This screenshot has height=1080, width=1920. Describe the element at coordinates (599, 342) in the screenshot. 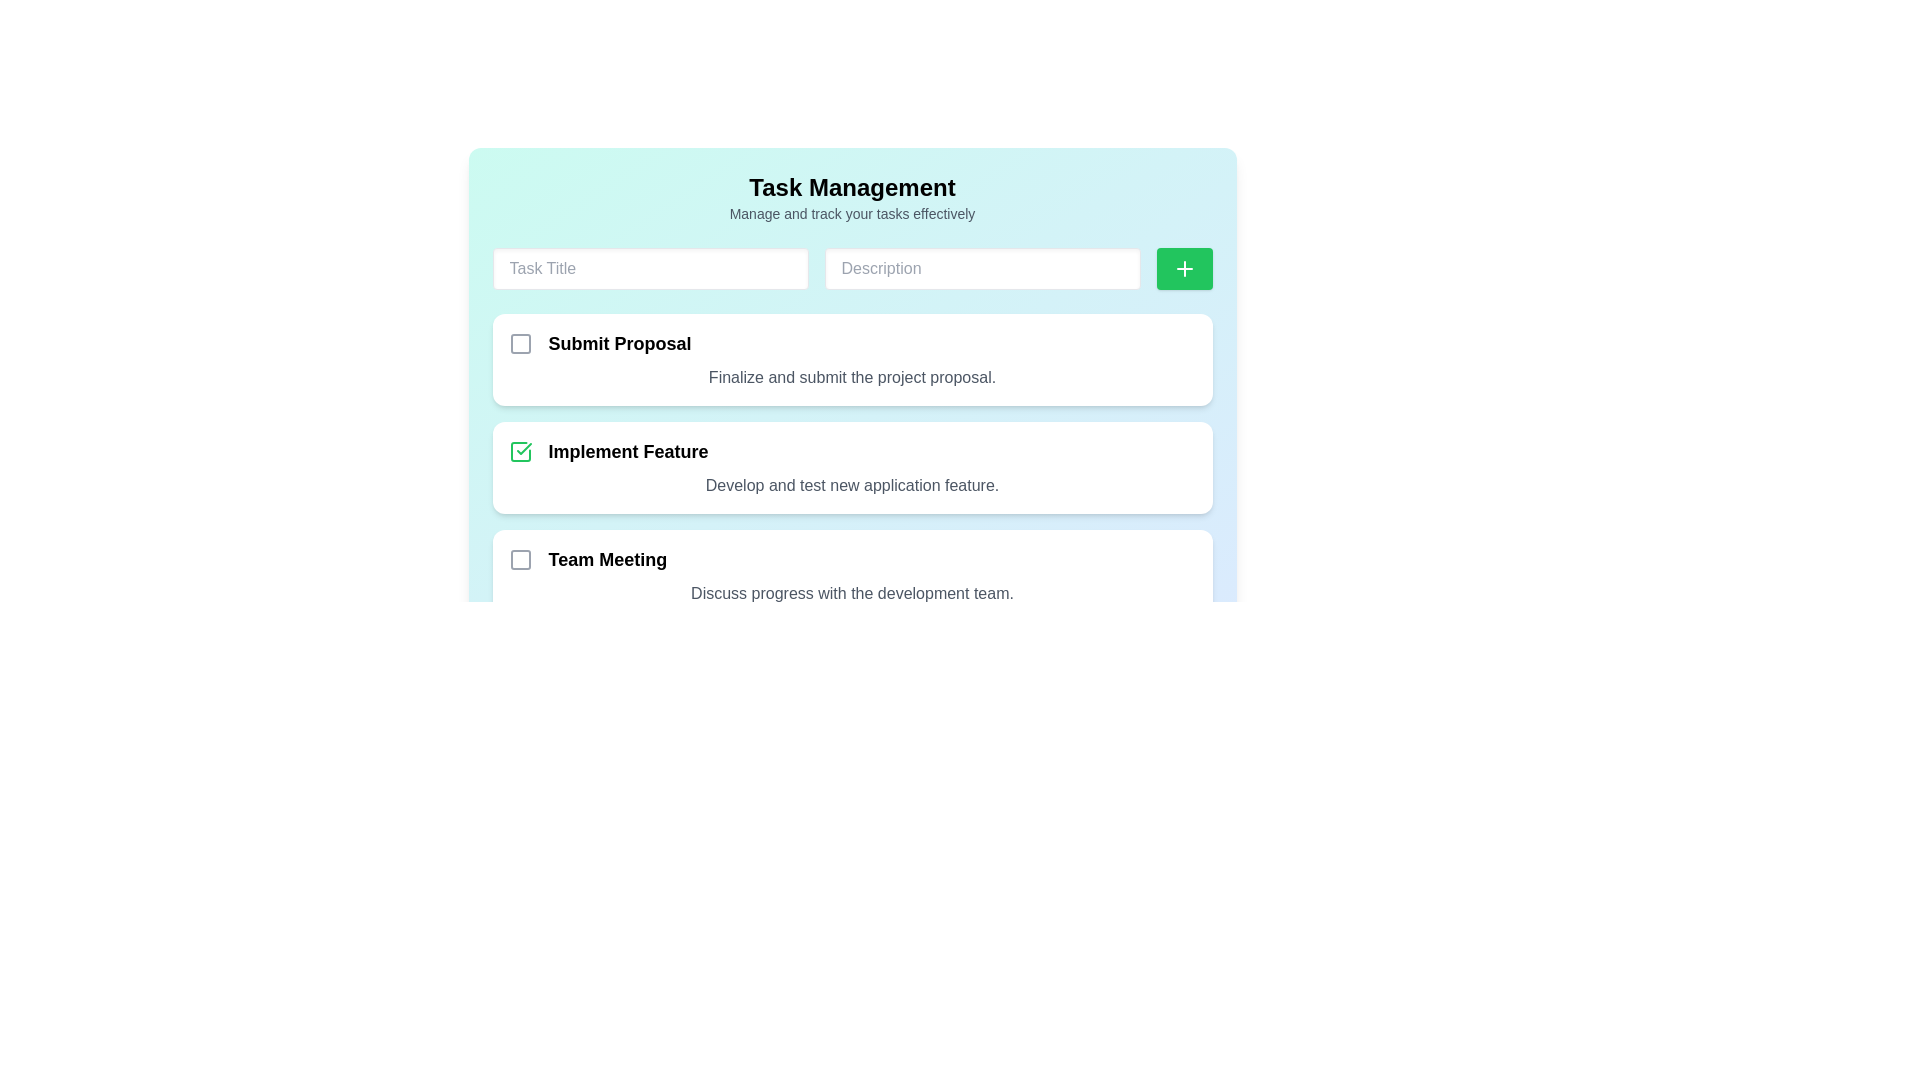

I see `the 'Submit Proposal' task label` at that location.